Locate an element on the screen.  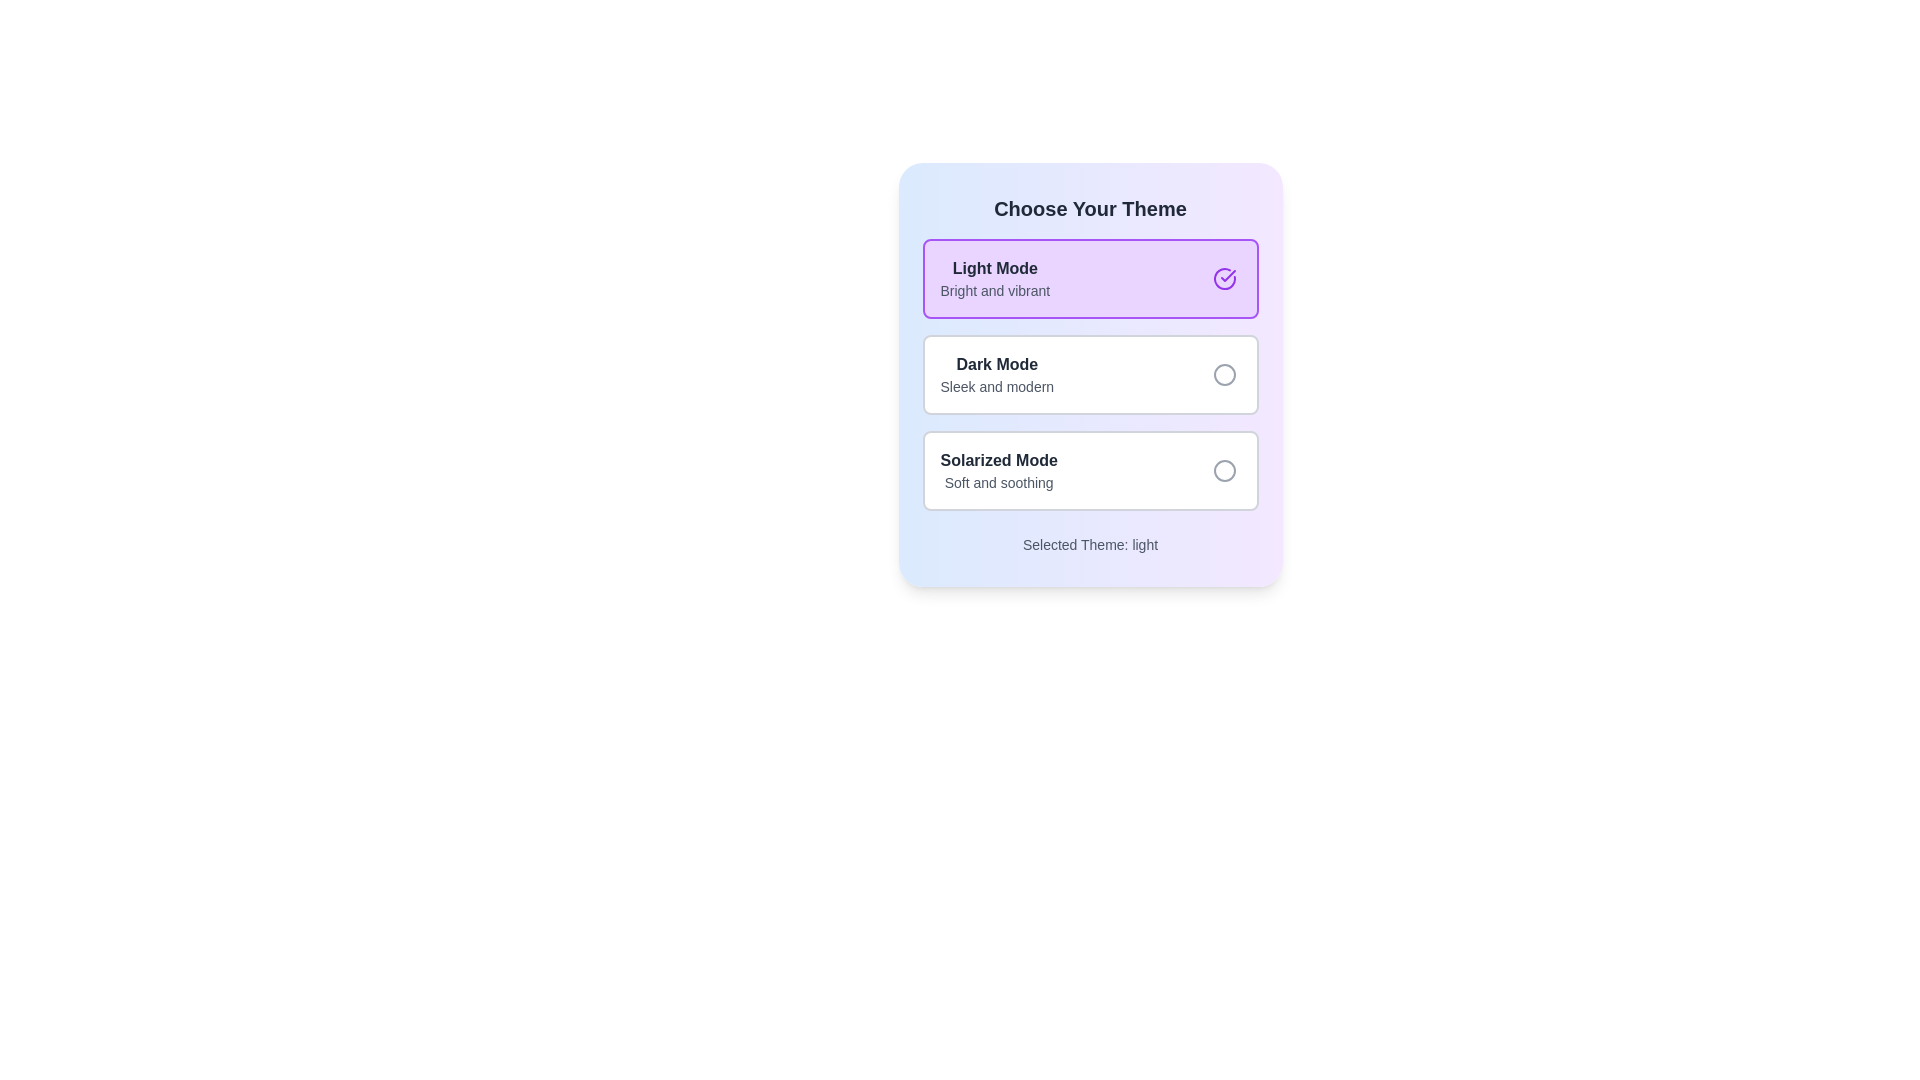
the Icon Indicator for the 'Light Mode' theme selection is located at coordinates (1223, 278).